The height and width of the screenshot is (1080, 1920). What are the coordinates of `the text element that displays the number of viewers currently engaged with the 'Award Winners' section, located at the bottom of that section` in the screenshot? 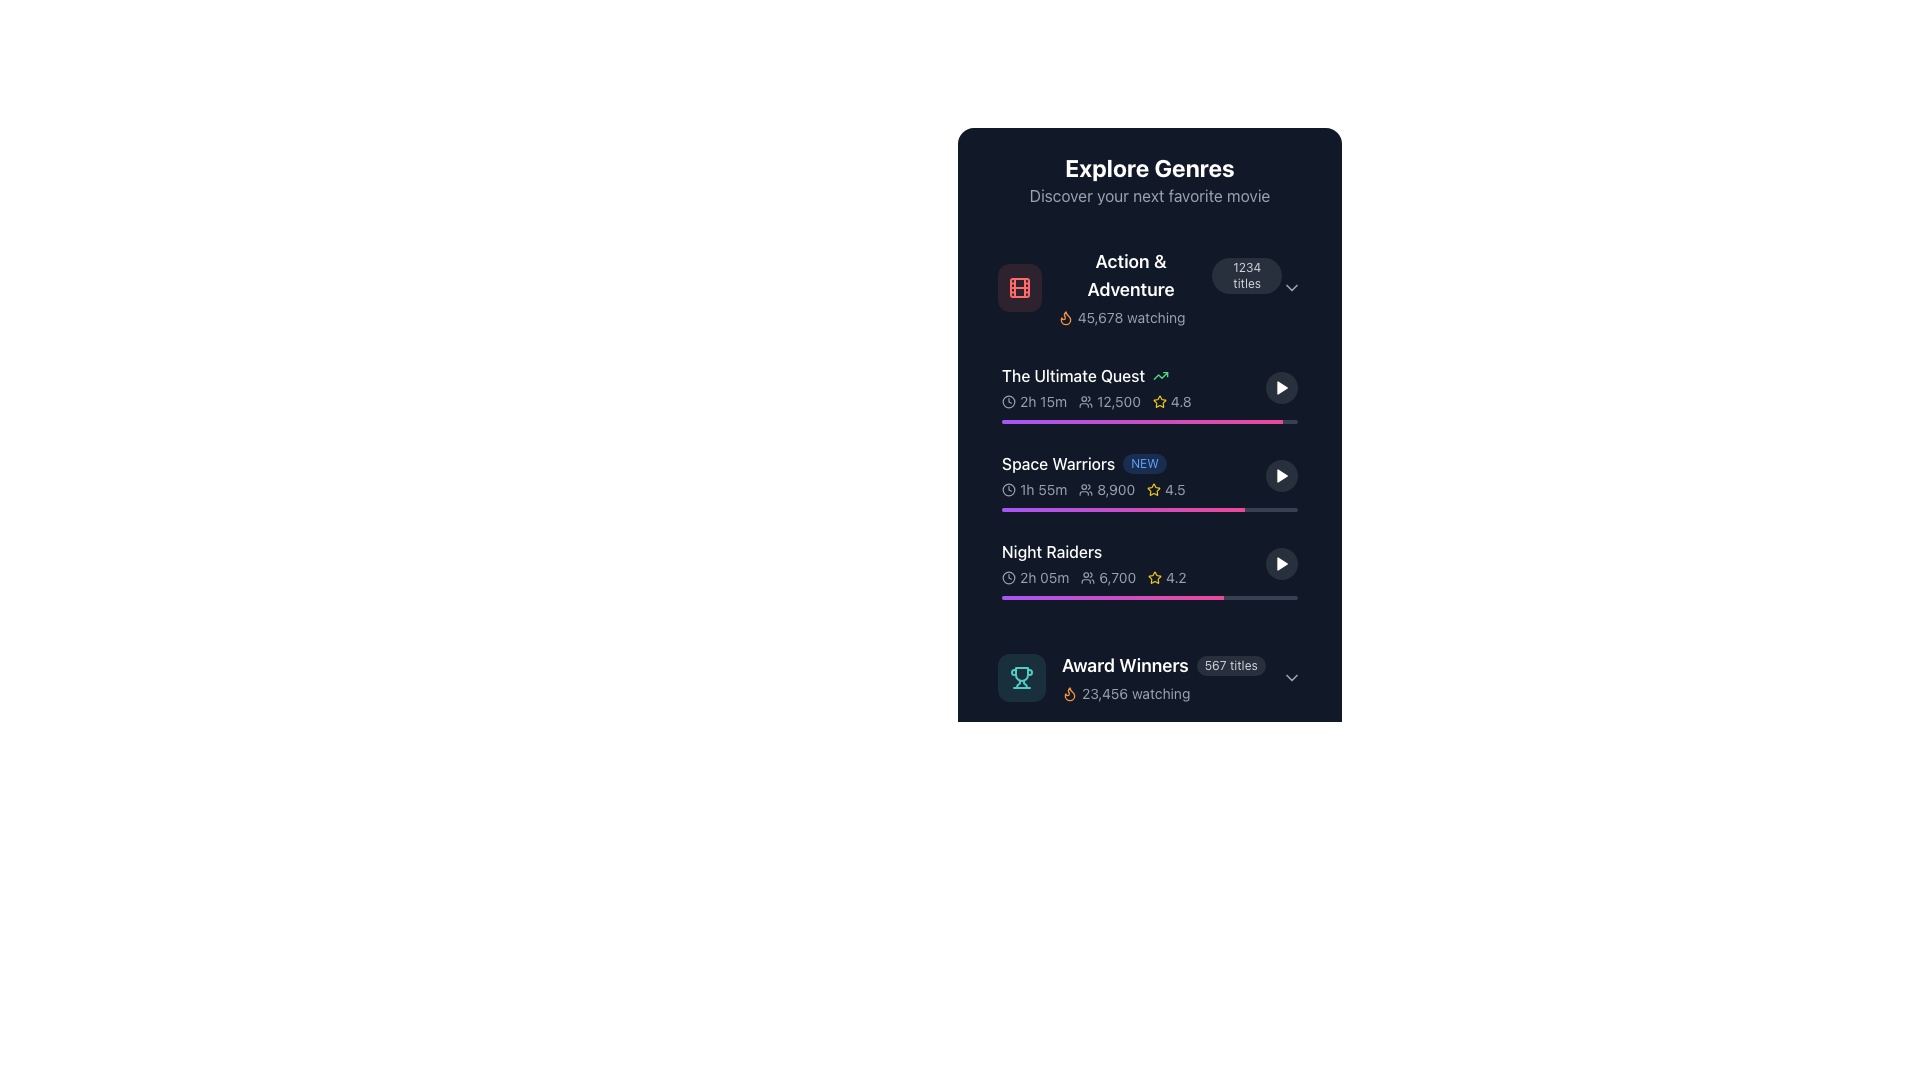 It's located at (1126, 693).